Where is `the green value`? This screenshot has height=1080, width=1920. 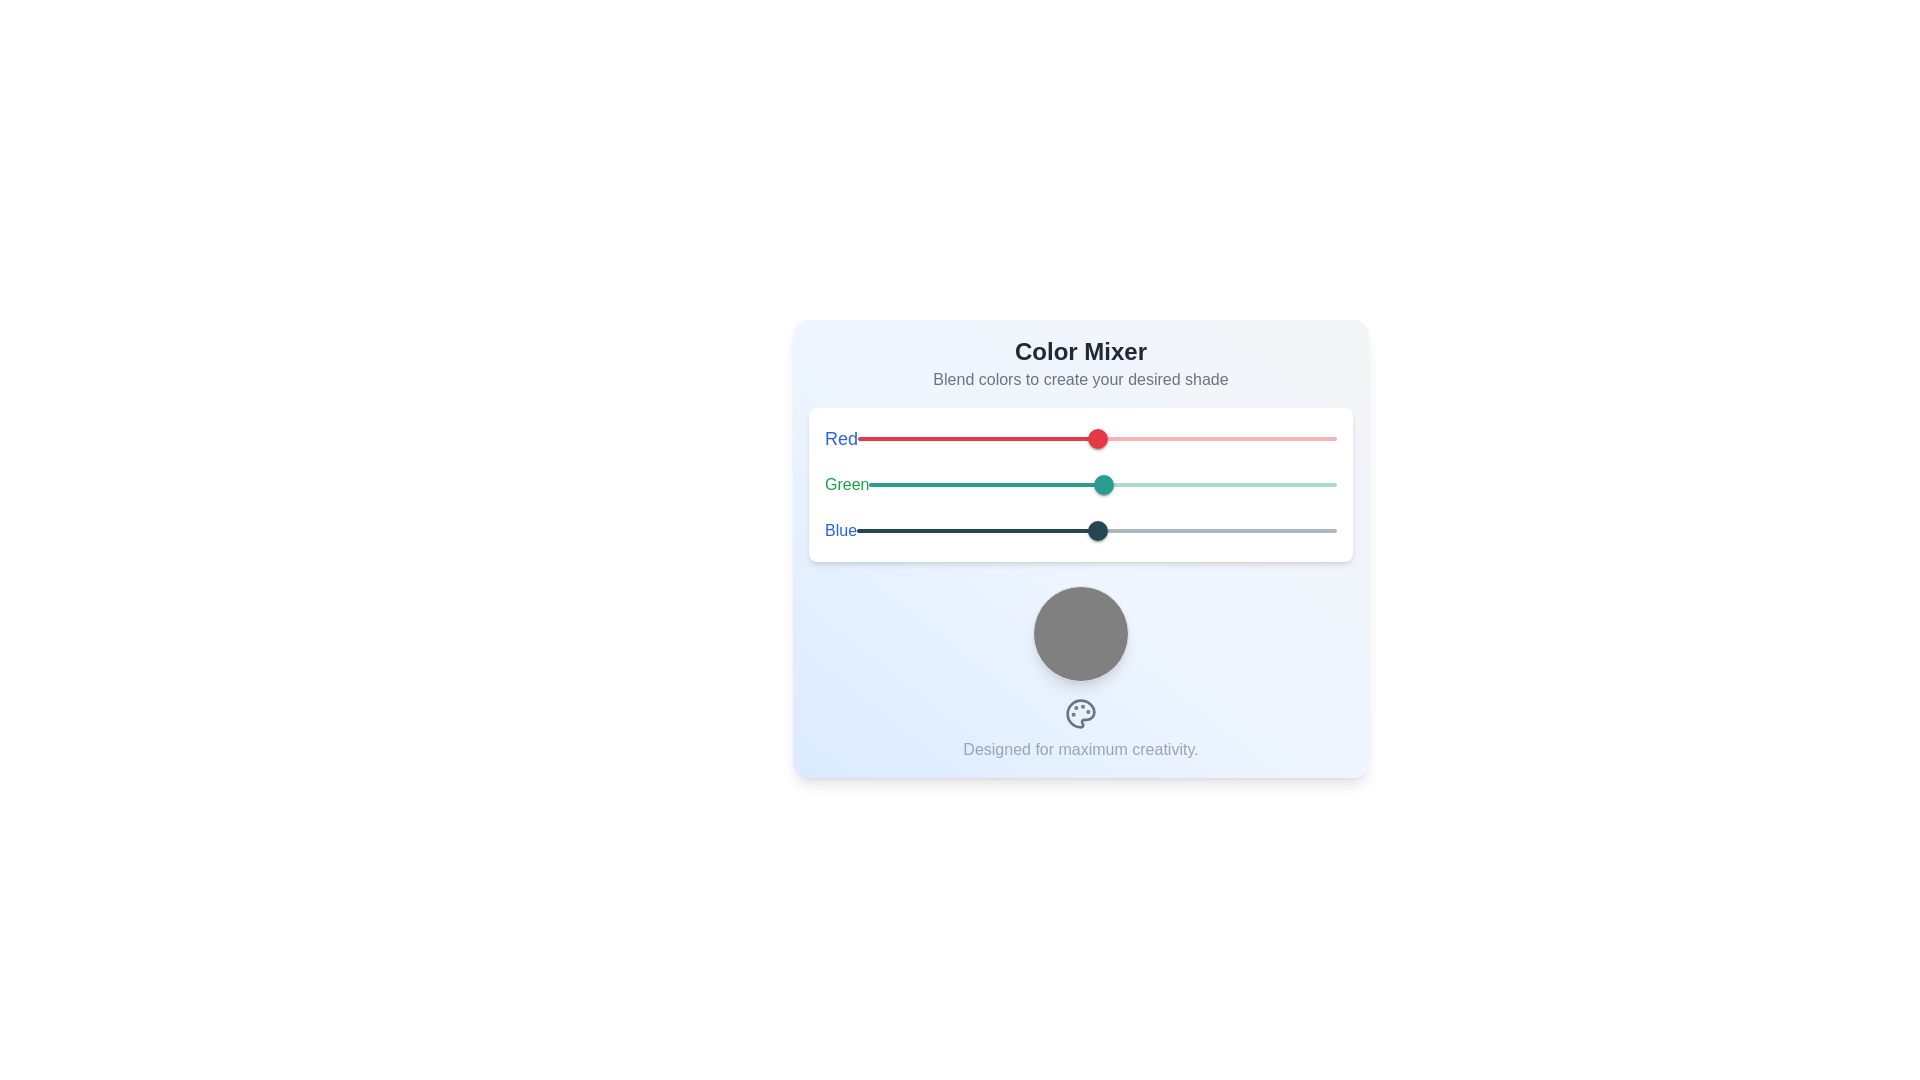
the green value is located at coordinates (1068, 485).